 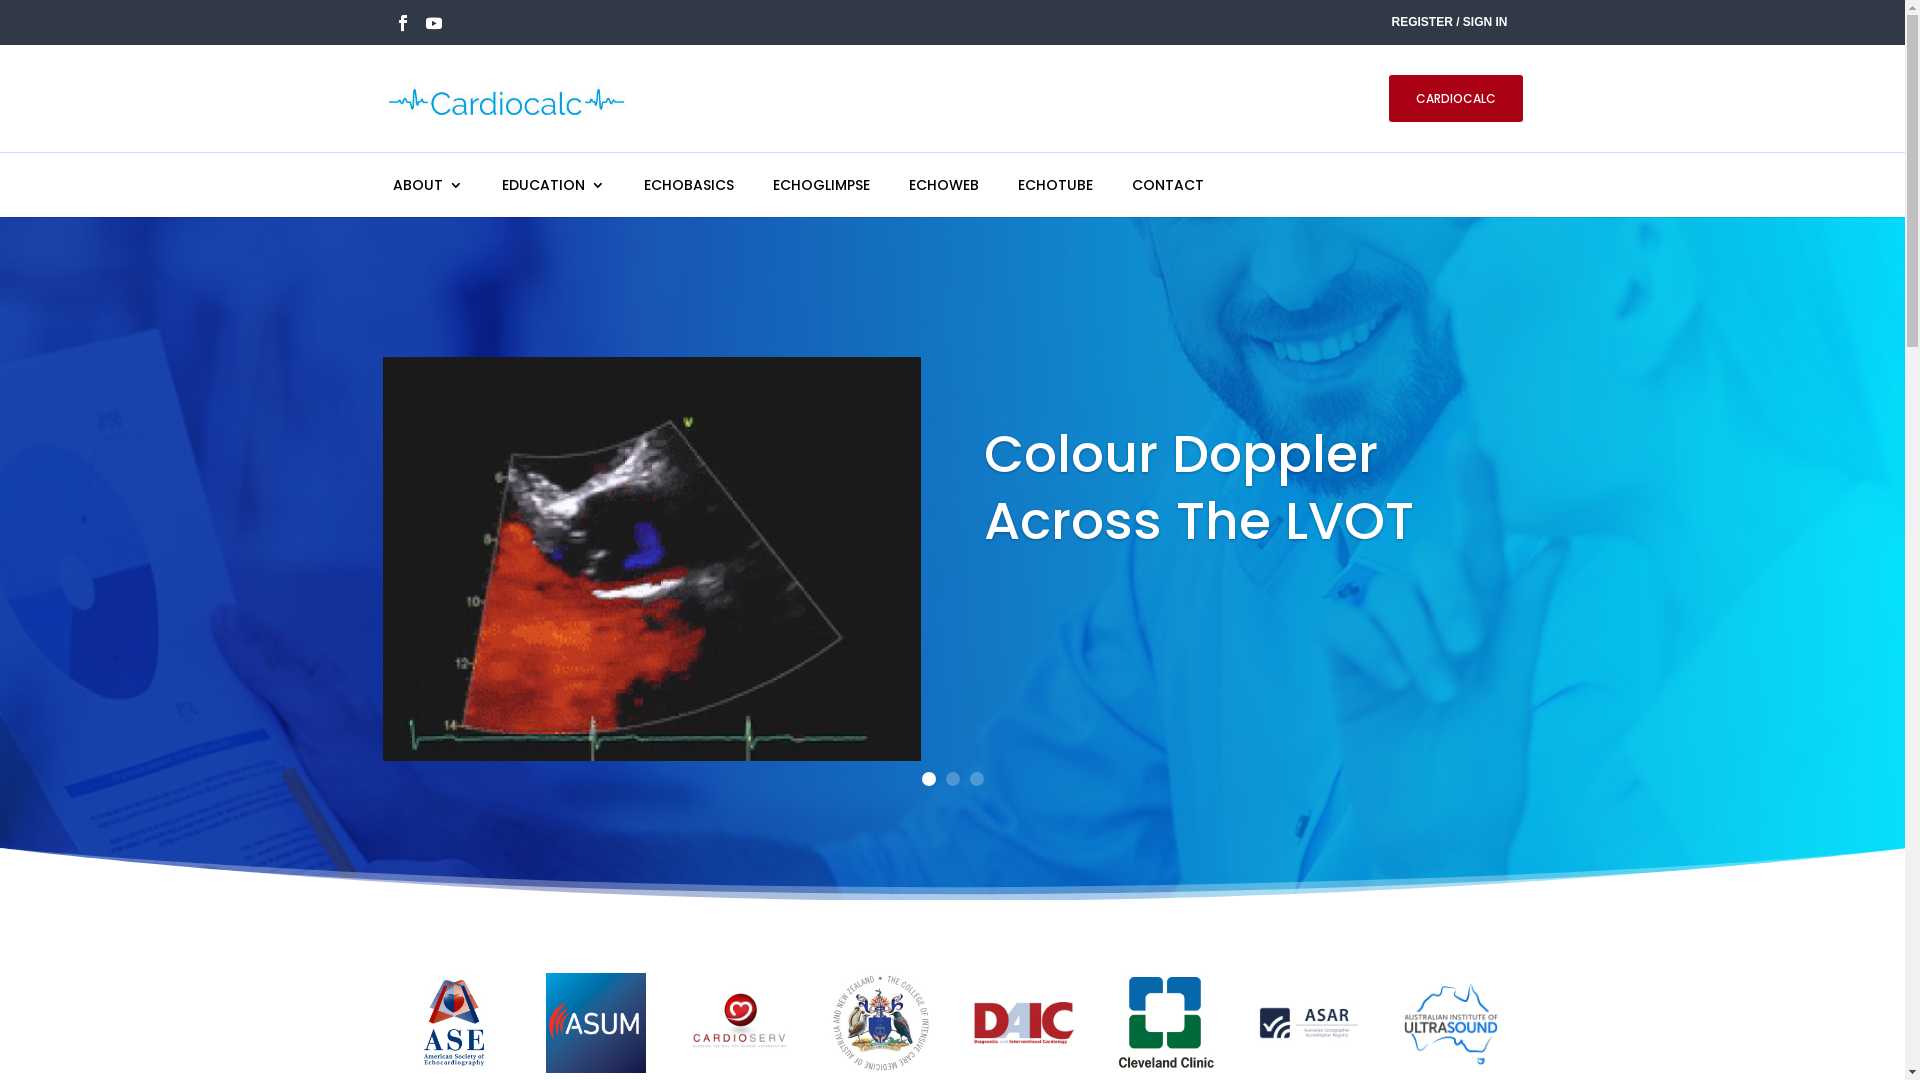 What do you see at coordinates (1449, 23) in the screenshot?
I see `'REGISTER / SIGN IN'` at bounding box center [1449, 23].